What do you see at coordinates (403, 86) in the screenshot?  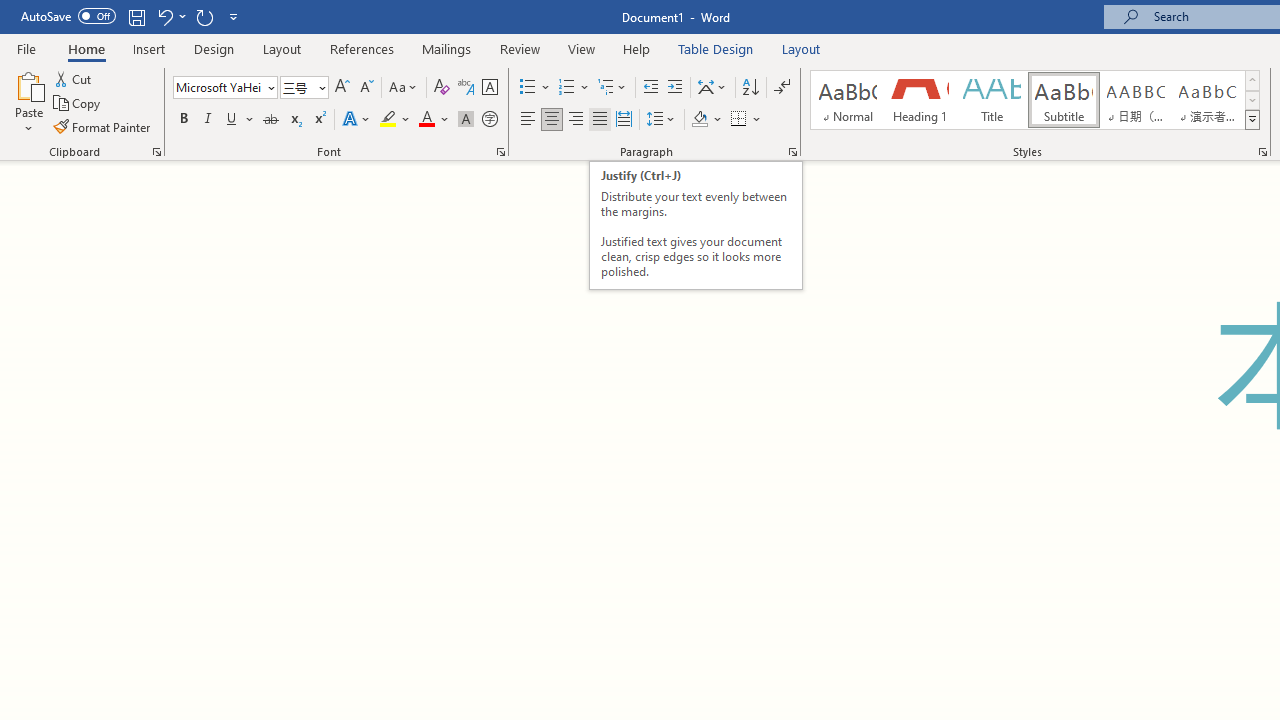 I see `'Change Case'` at bounding box center [403, 86].